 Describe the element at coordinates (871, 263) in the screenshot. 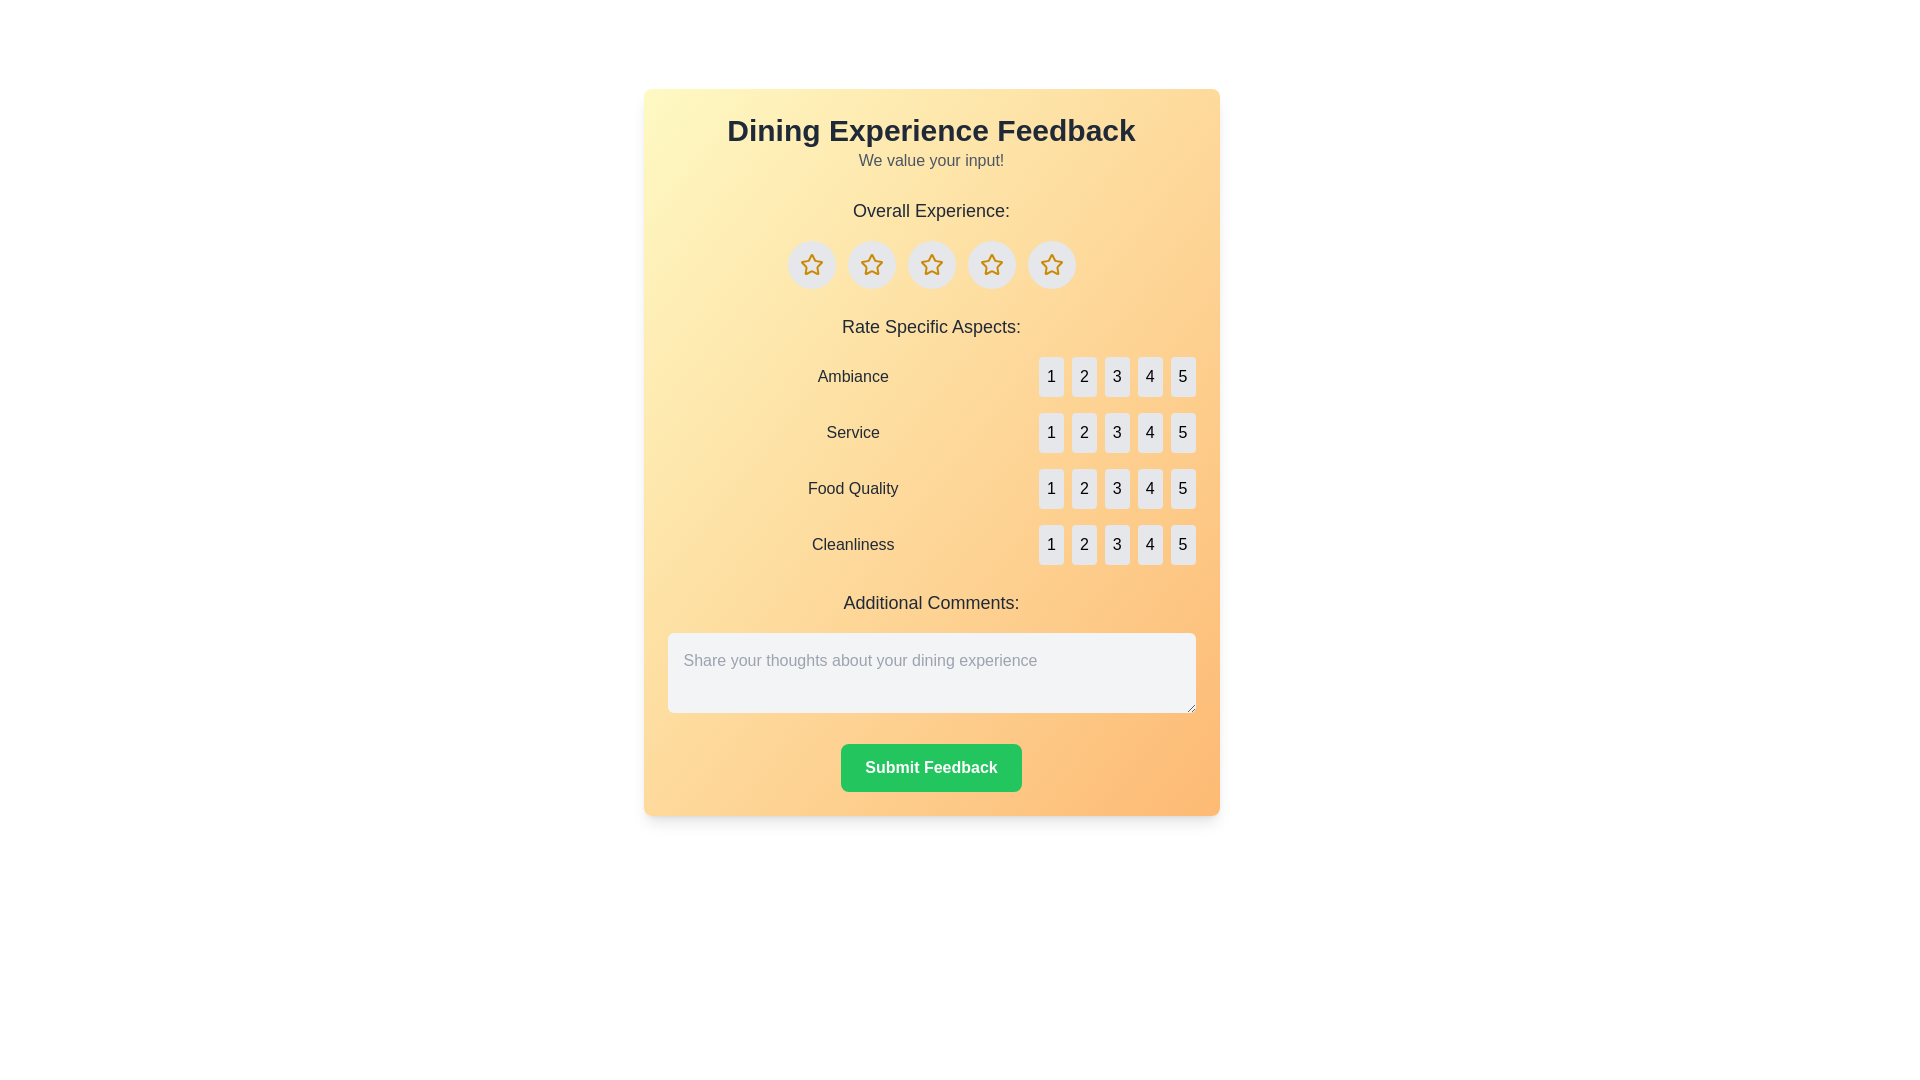

I see `the second star icon in the row of five stars labeled 'Overall Experience:'` at that location.